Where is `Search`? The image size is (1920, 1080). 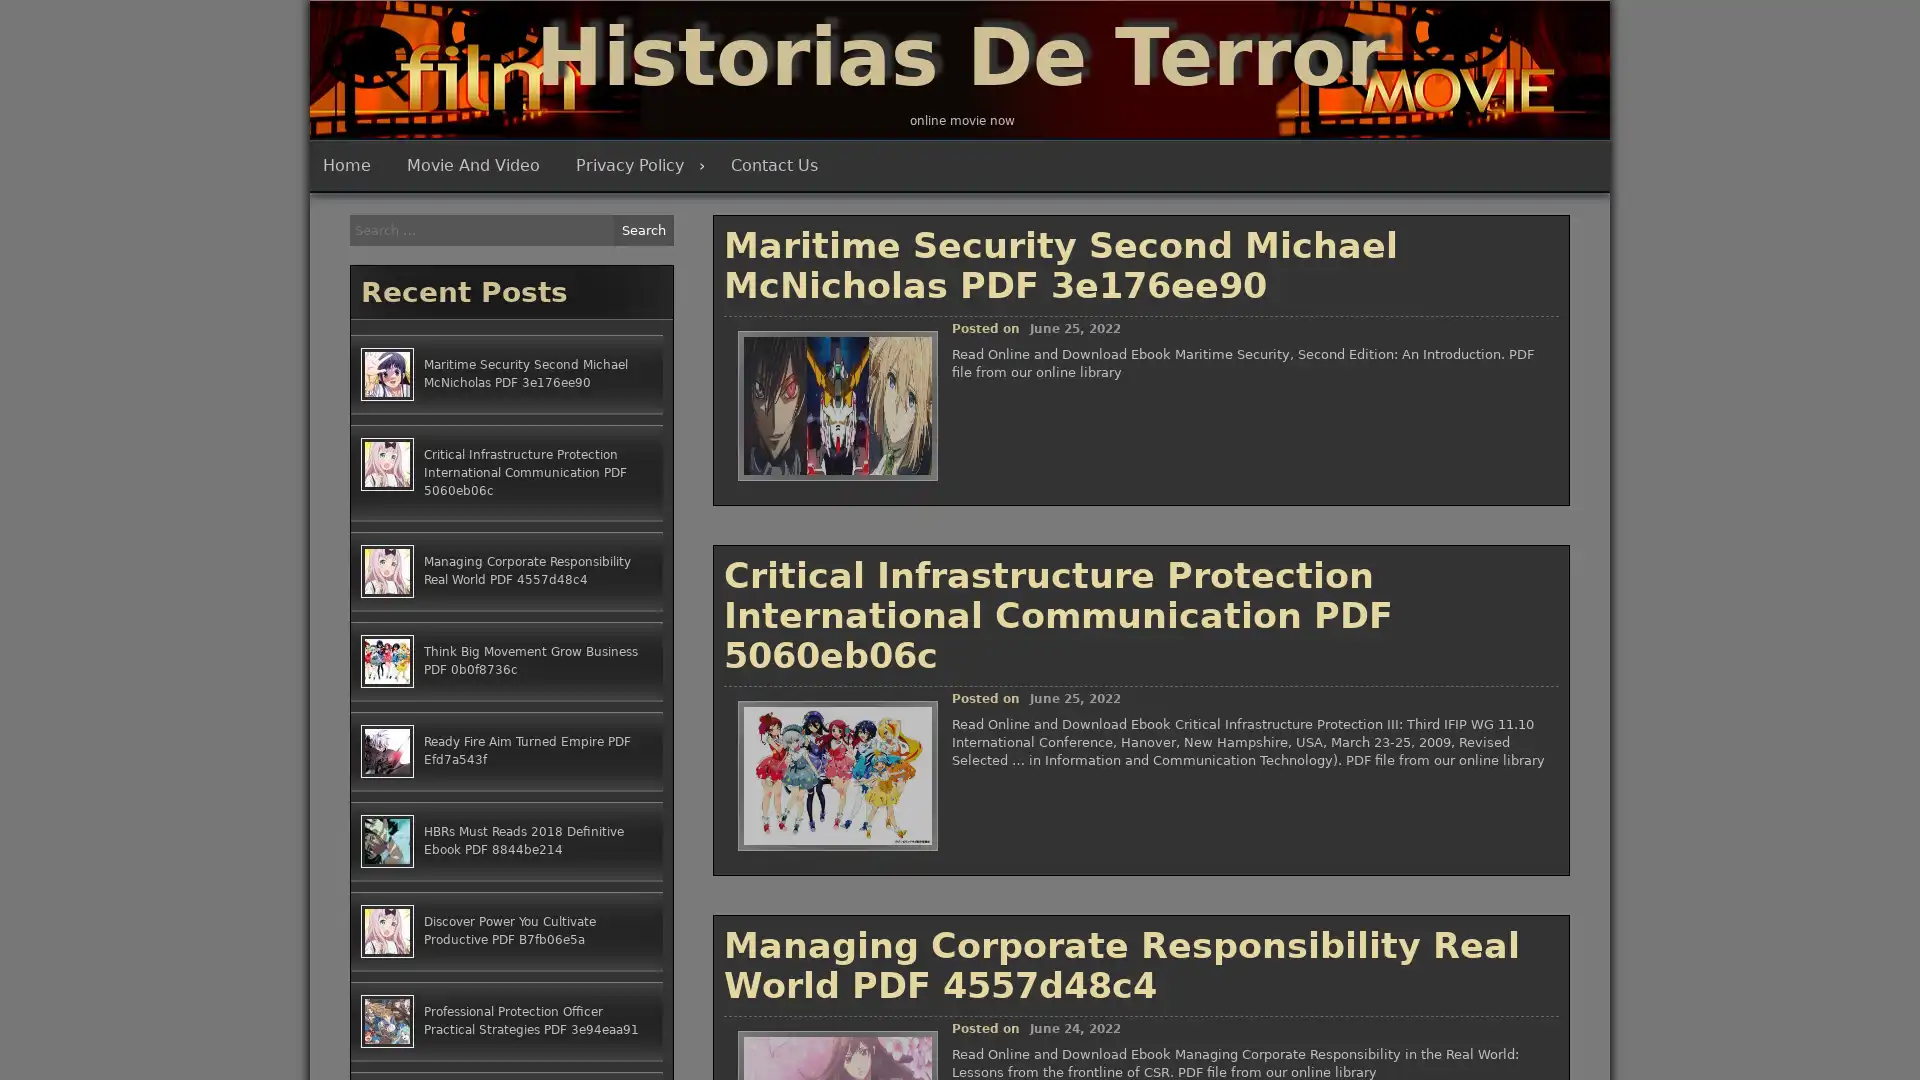 Search is located at coordinates (643, 229).